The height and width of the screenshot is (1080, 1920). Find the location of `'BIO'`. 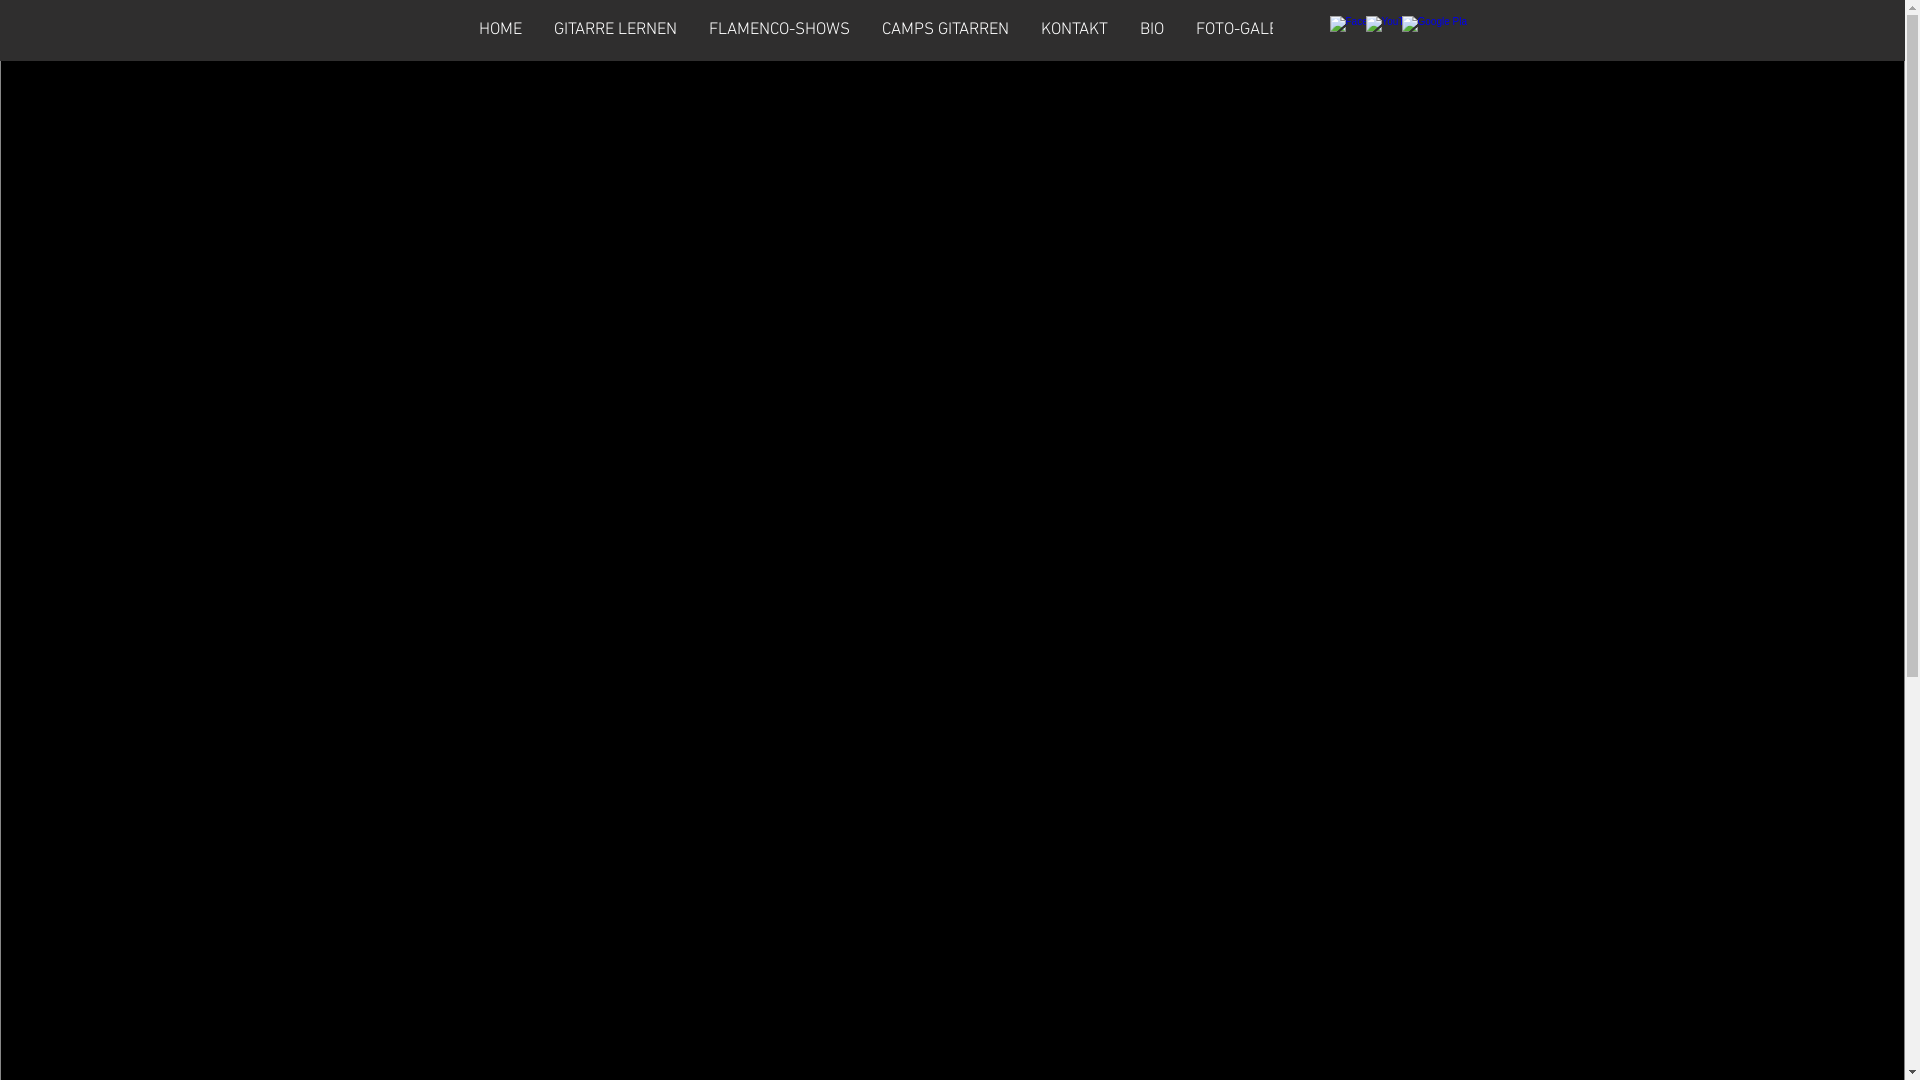

'BIO' is located at coordinates (1152, 31).